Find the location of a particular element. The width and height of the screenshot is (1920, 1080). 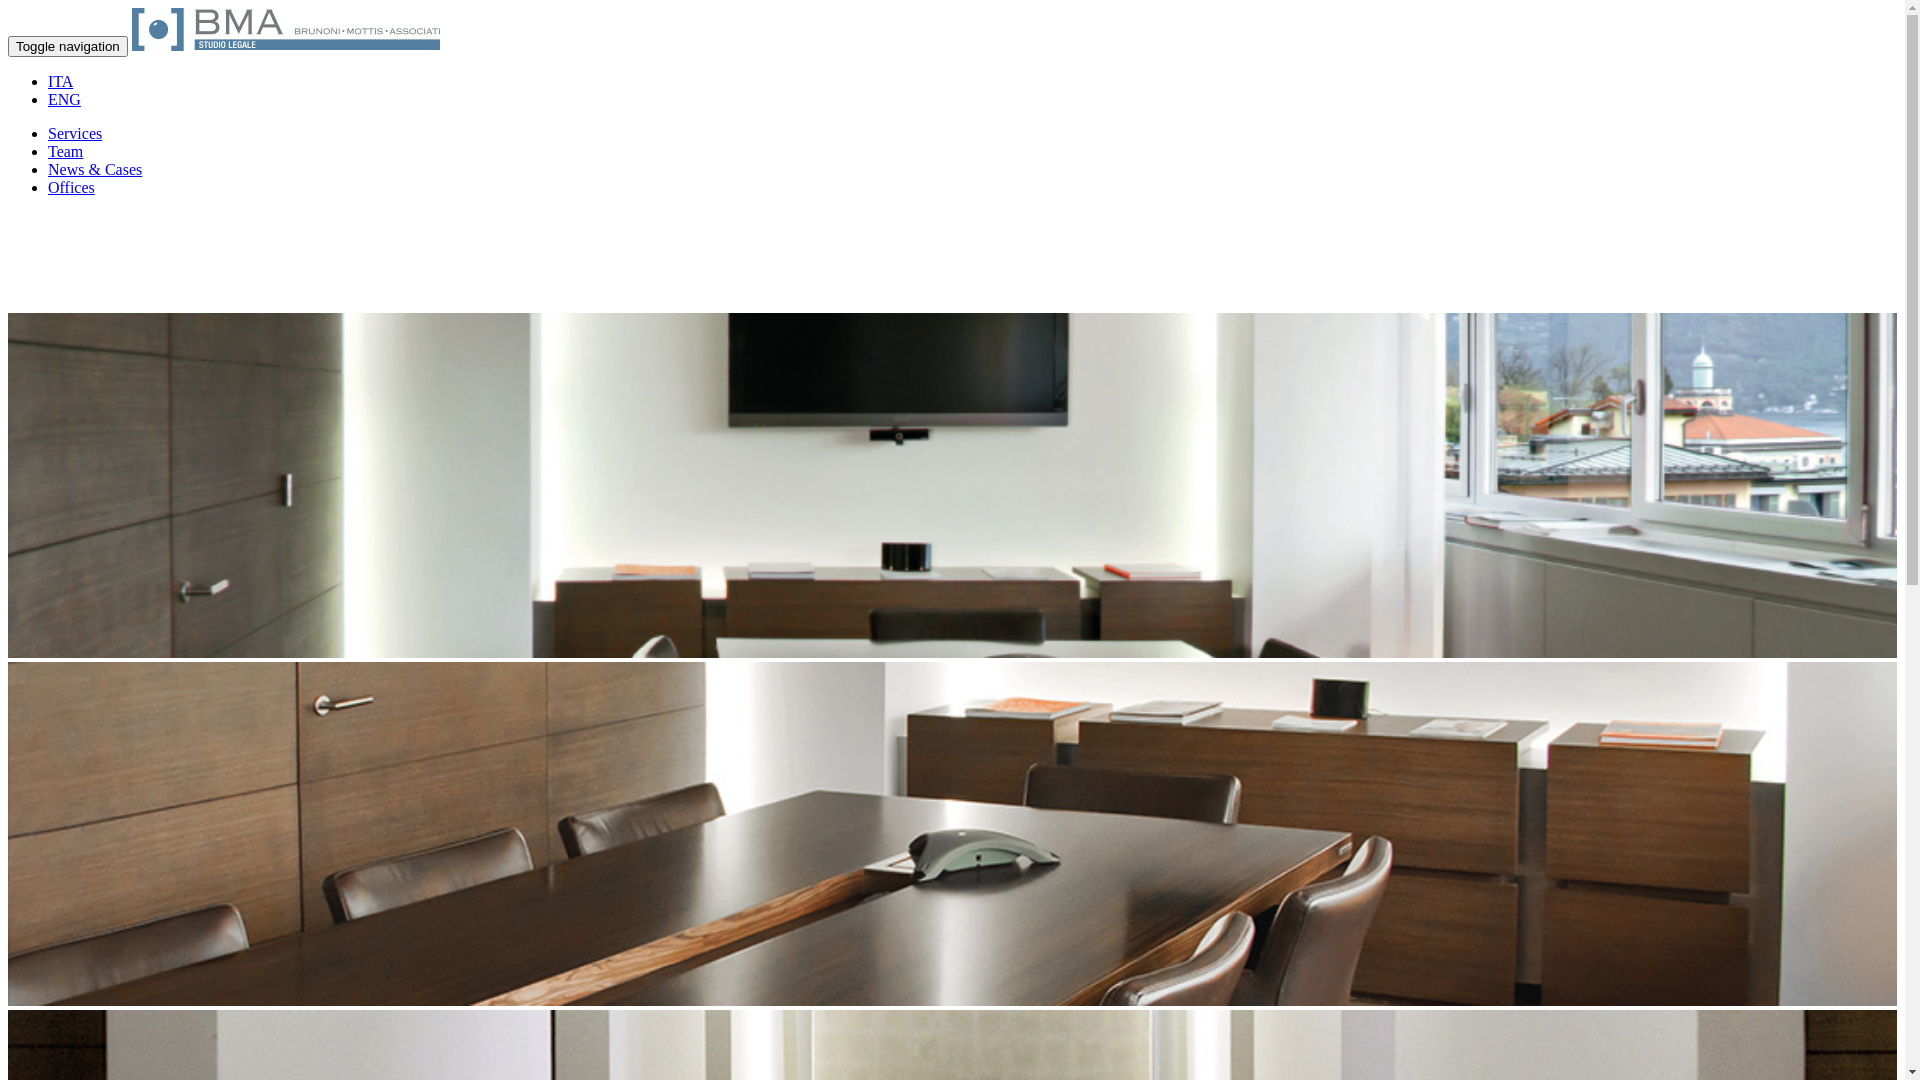

'Services' is located at coordinates (75, 133).